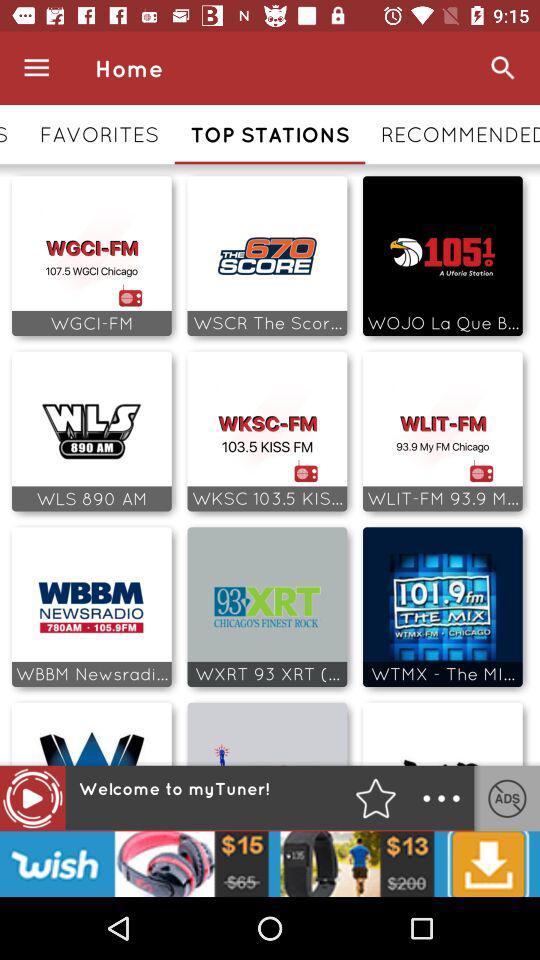 This screenshot has height=960, width=540. Describe the element at coordinates (441, 798) in the screenshot. I see `the more icon` at that location.